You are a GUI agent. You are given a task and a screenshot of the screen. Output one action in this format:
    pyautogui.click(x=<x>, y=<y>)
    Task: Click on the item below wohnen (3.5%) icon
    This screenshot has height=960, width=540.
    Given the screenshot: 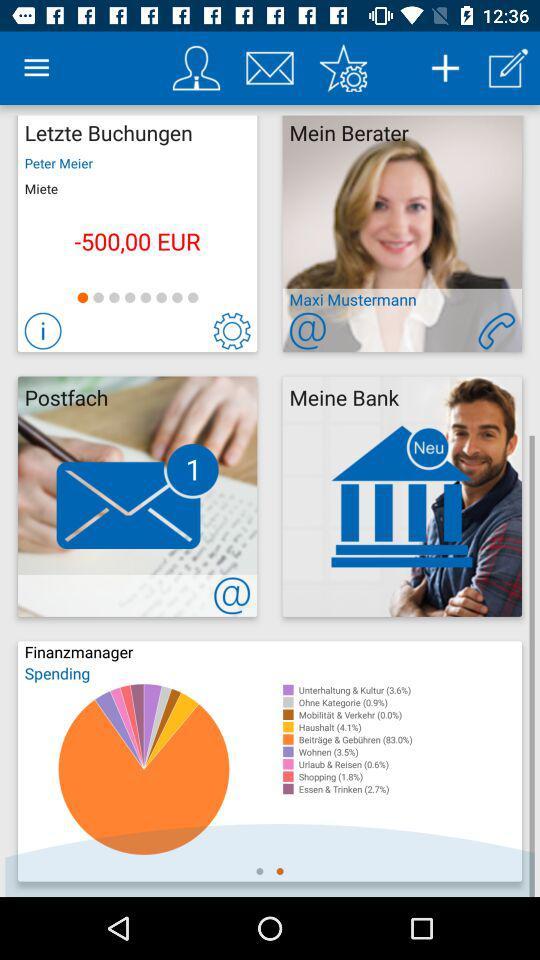 What is the action you would take?
    pyautogui.click(x=409, y=763)
    